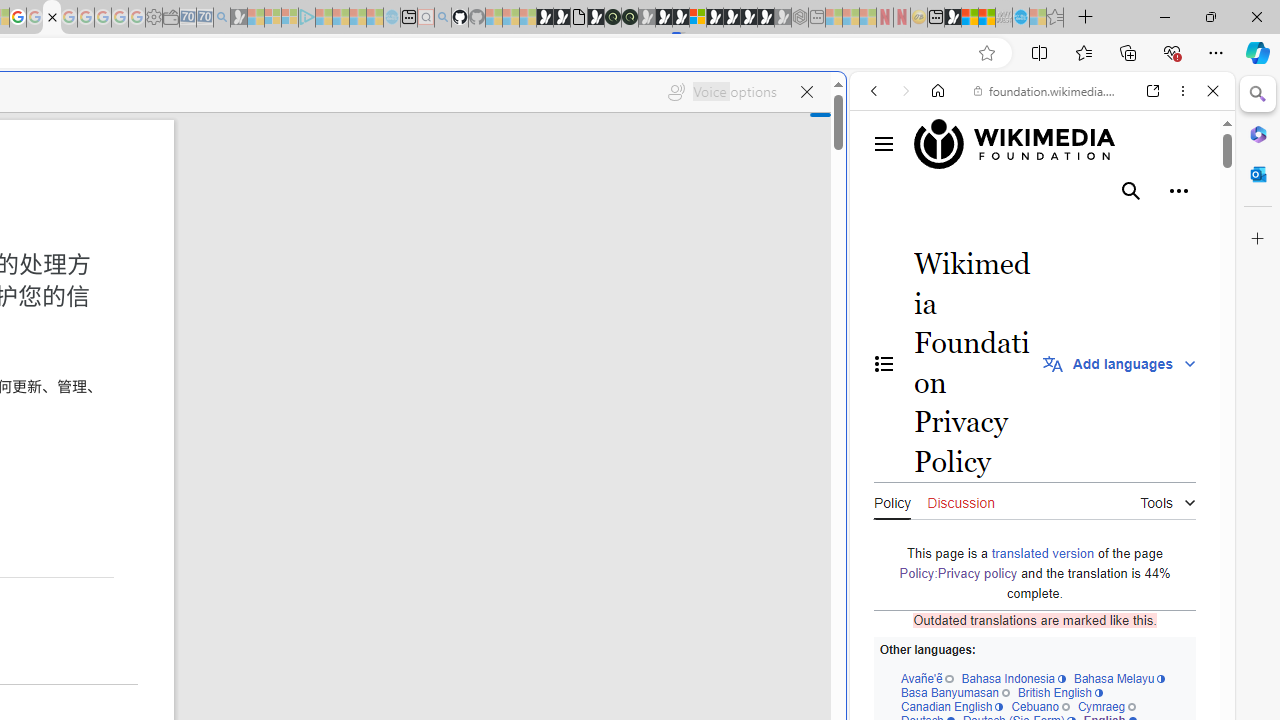 This screenshot has height=720, width=1280. Describe the element at coordinates (1040, 705) in the screenshot. I see `'Cebuano'` at that location.